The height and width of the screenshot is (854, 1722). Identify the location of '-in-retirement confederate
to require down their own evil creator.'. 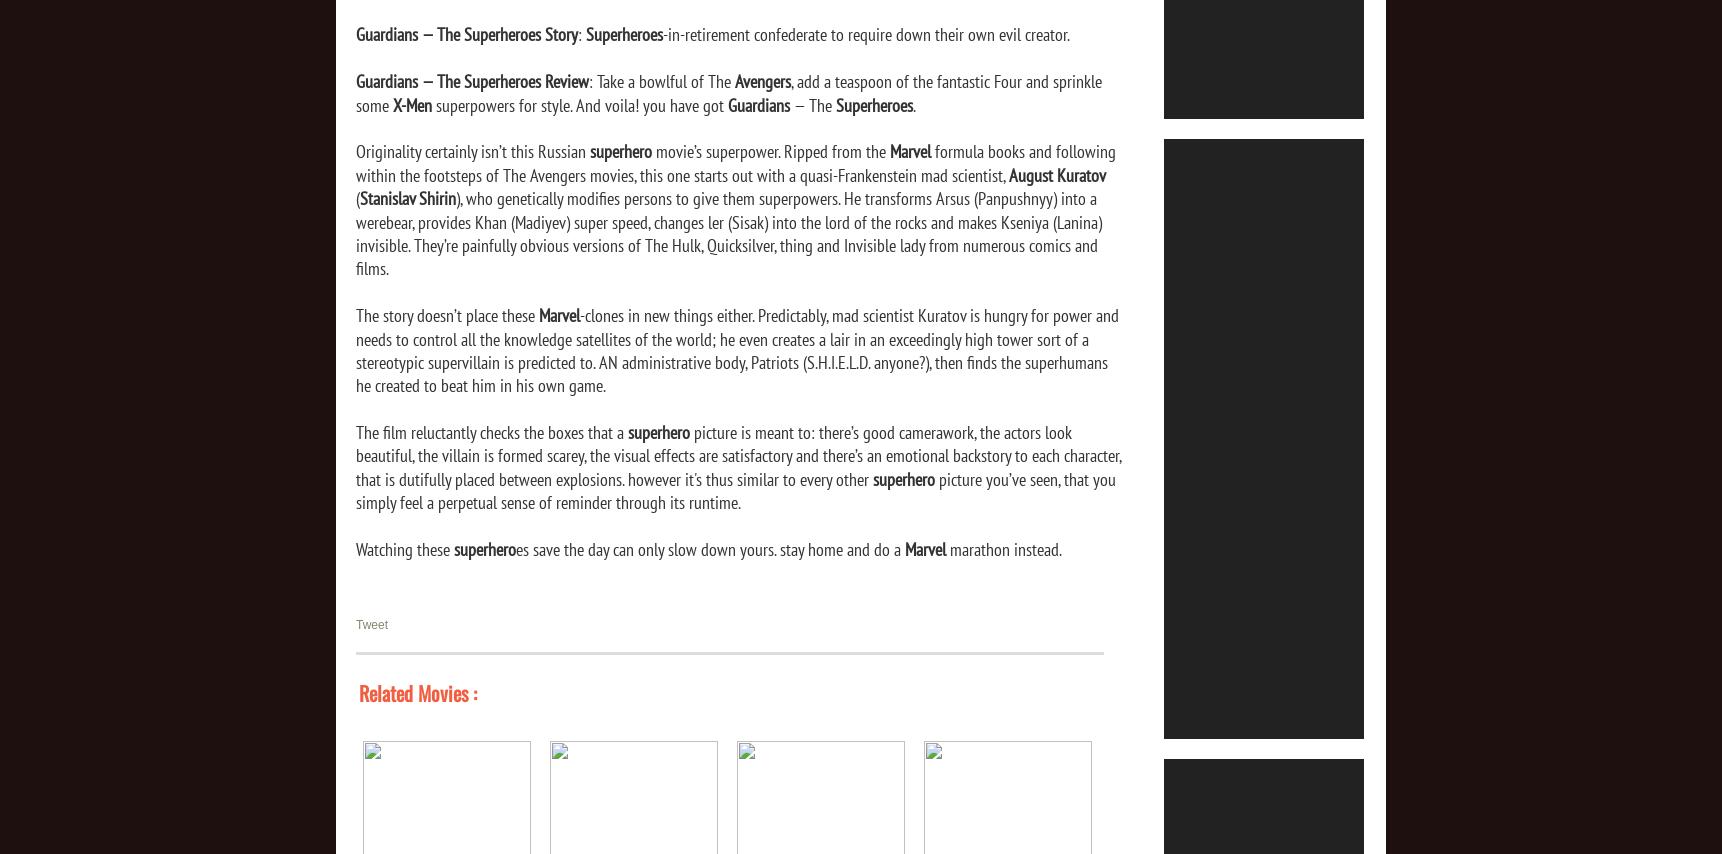
(866, 34).